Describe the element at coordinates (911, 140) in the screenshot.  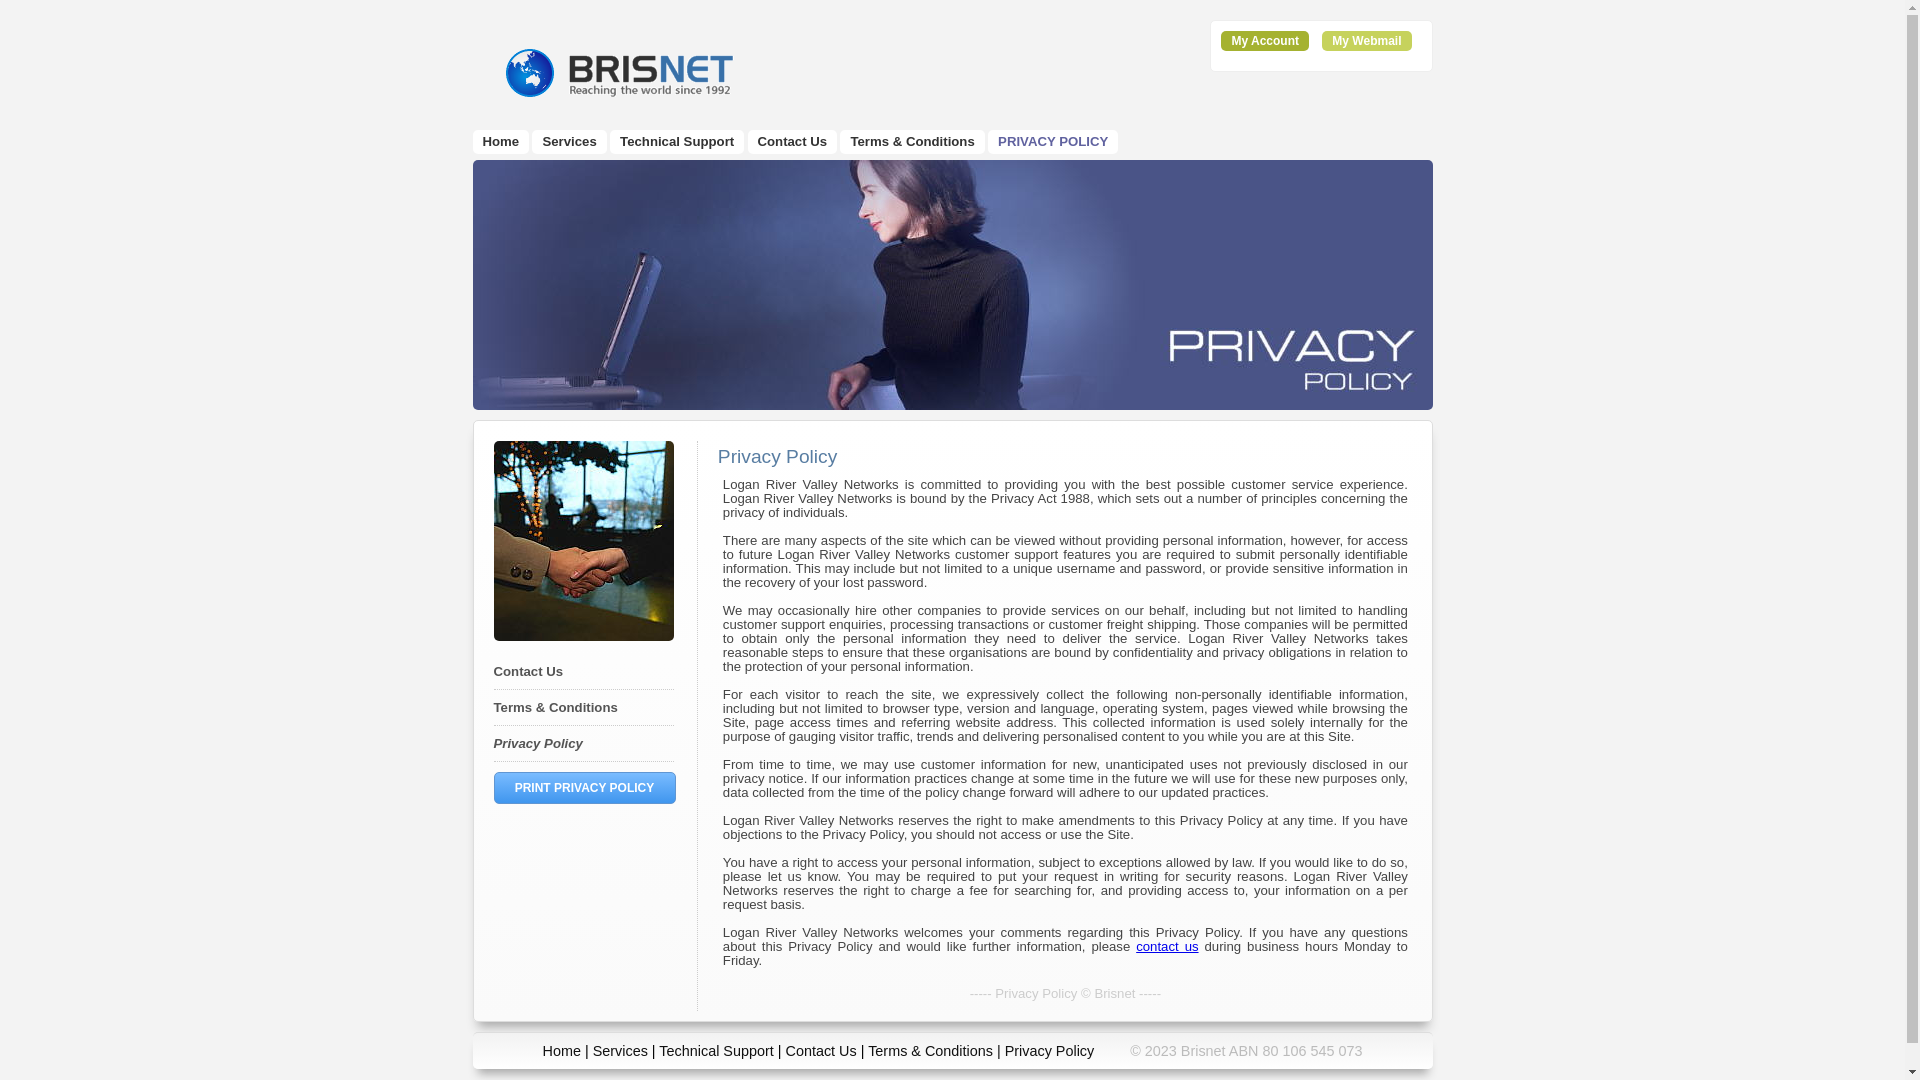
I see `'Terms & Conditions'` at that location.